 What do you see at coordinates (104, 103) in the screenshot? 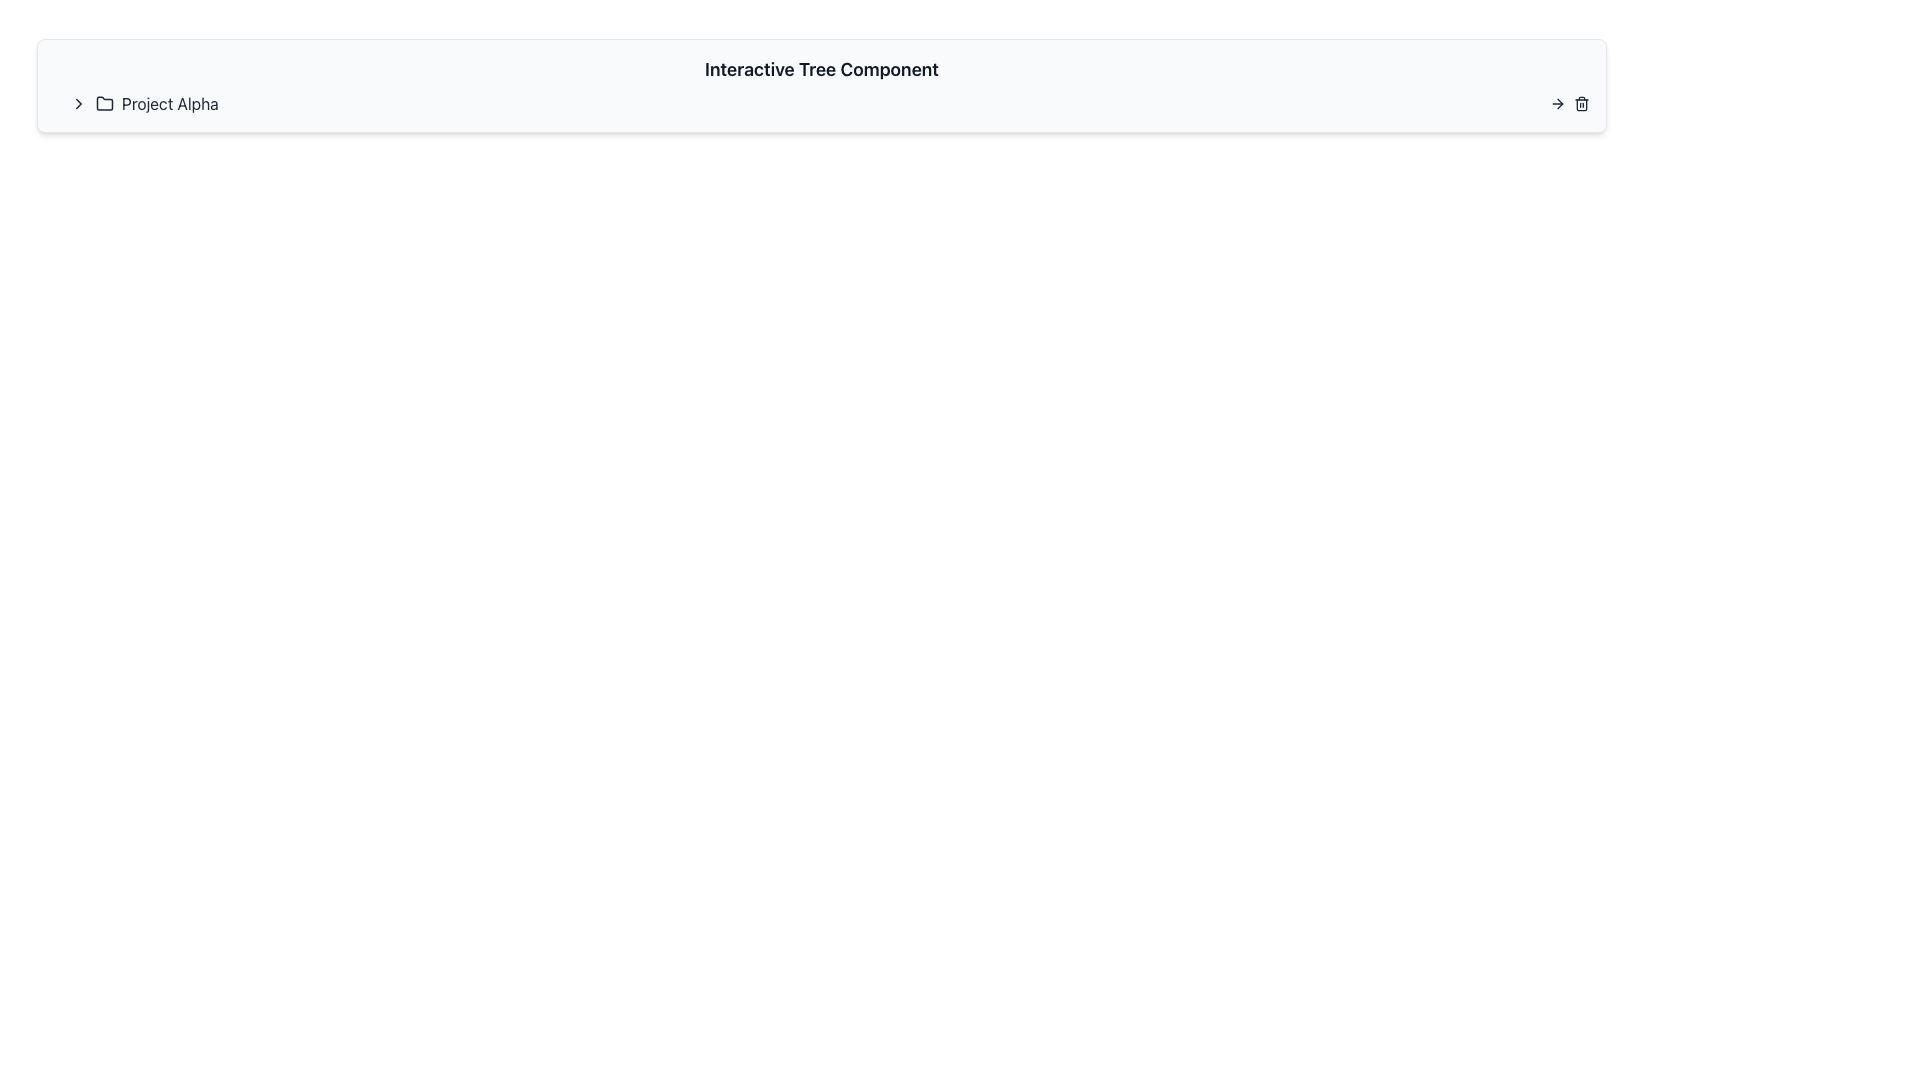
I see `the folder icon representing 'Project Alpha', which is situated to the left of the project title` at bounding box center [104, 103].